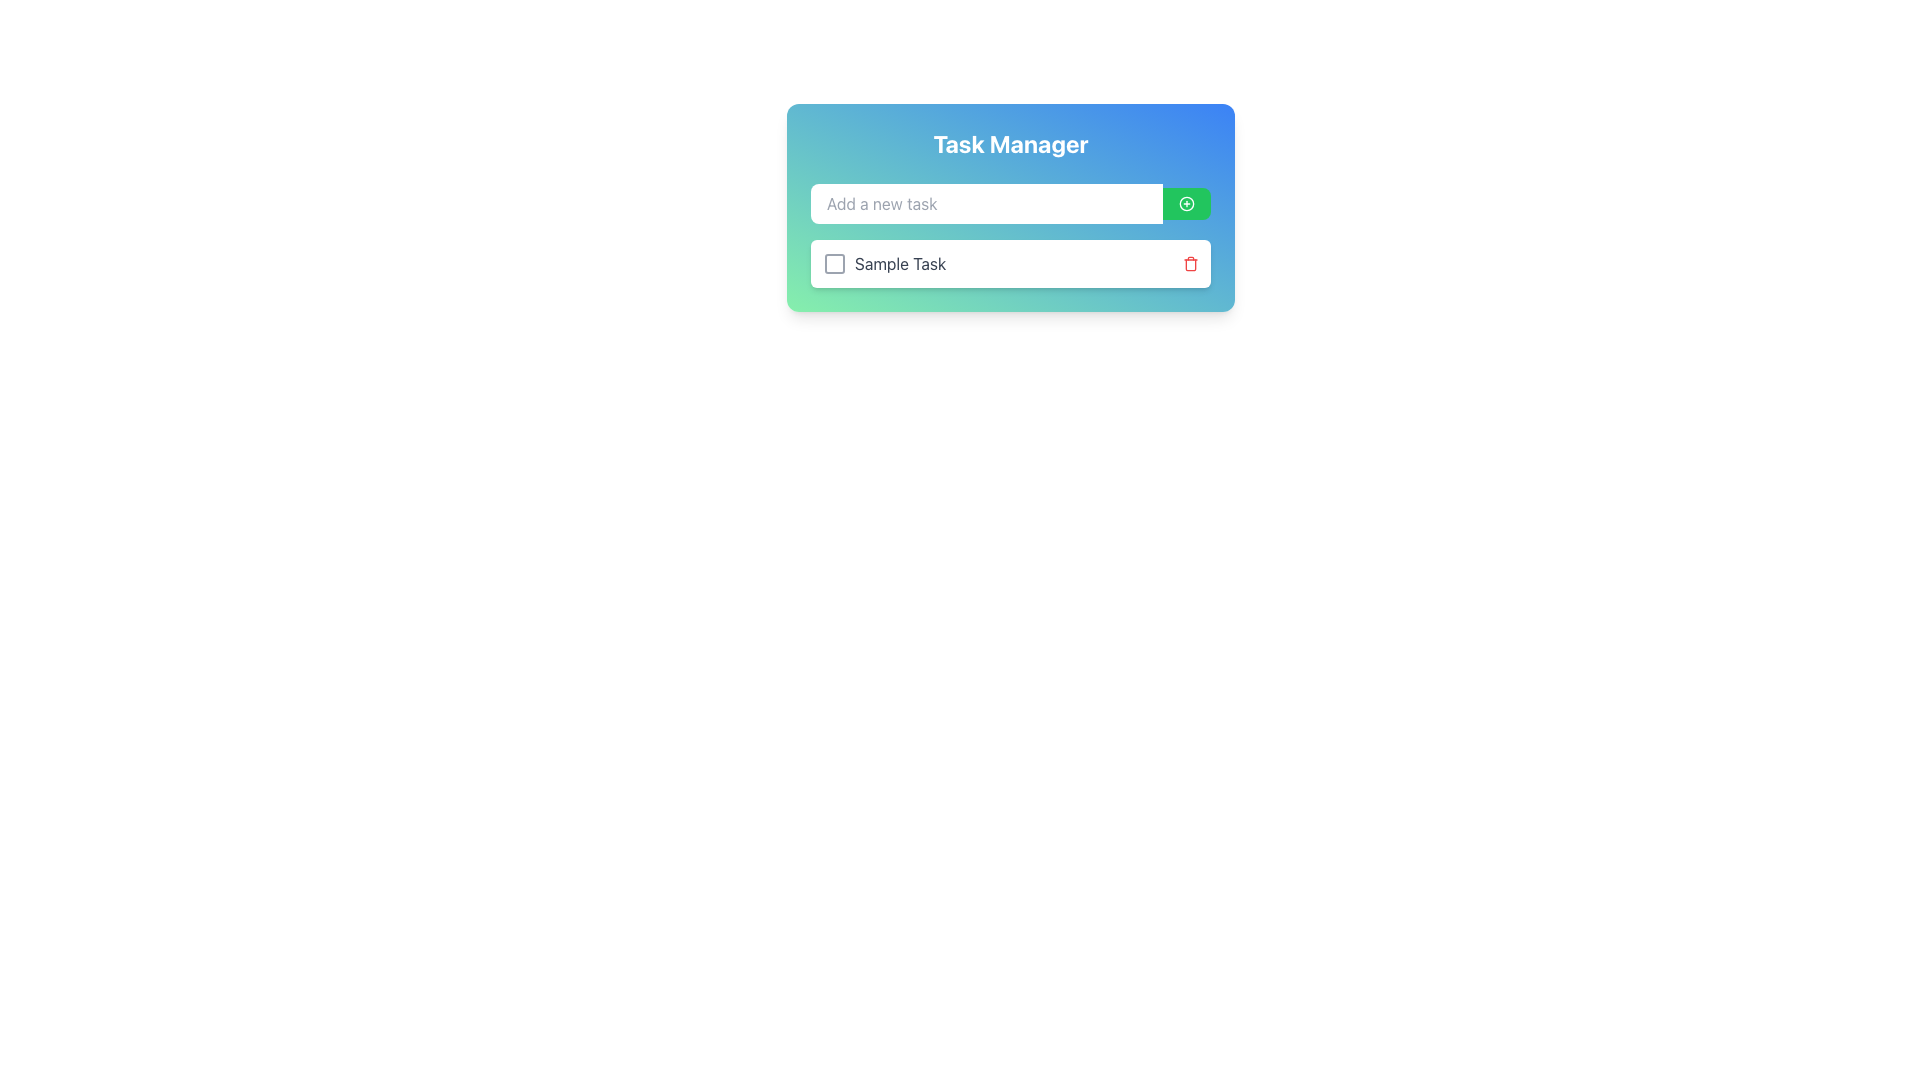 The image size is (1920, 1080). Describe the element at coordinates (1186, 204) in the screenshot. I see `the green button with a rounded right edge and a white circular plus sign icon, located at the right end of the 'Add a new task' input field` at that location.